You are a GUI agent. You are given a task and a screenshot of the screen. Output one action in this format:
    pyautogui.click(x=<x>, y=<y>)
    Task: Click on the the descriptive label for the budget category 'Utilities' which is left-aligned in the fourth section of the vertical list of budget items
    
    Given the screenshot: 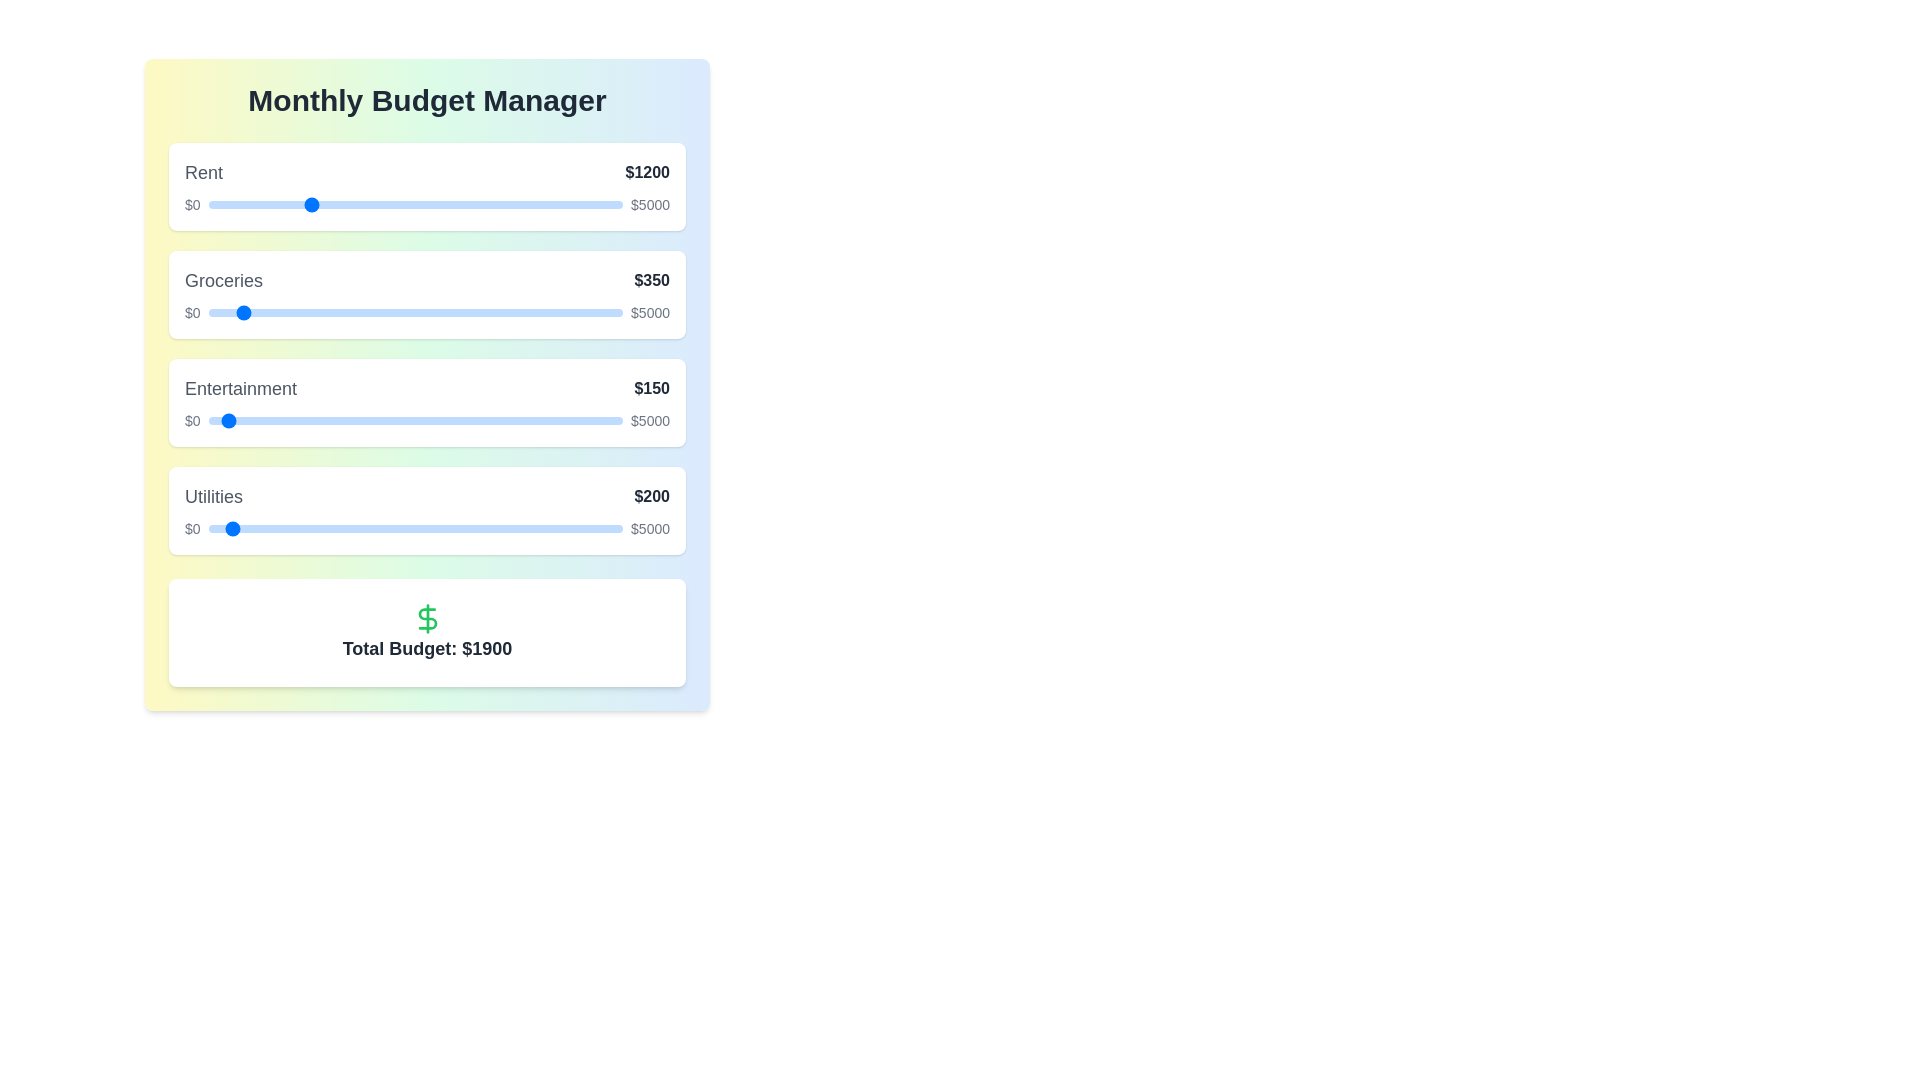 What is the action you would take?
    pyautogui.click(x=214, y=496)
    